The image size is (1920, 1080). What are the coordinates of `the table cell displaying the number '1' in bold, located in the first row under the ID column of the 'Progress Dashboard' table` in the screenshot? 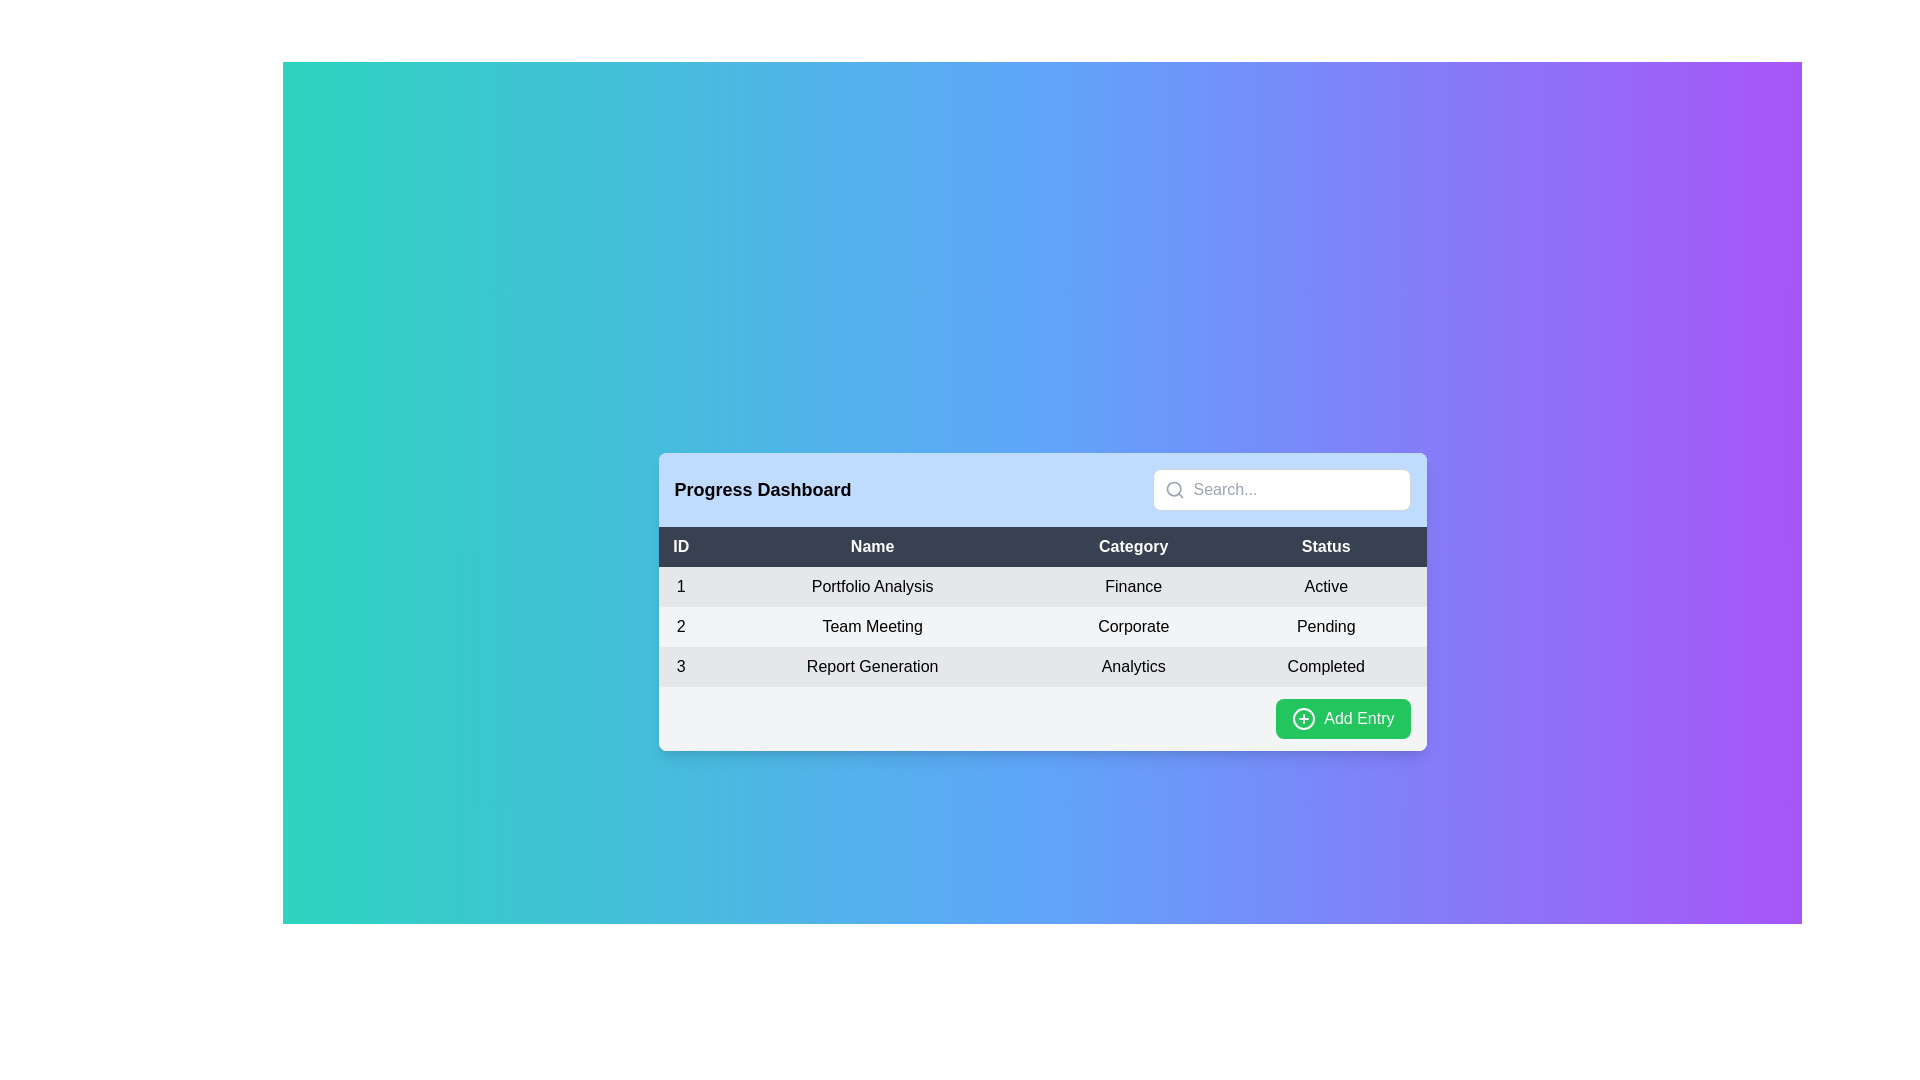 It's located at (681, 585).